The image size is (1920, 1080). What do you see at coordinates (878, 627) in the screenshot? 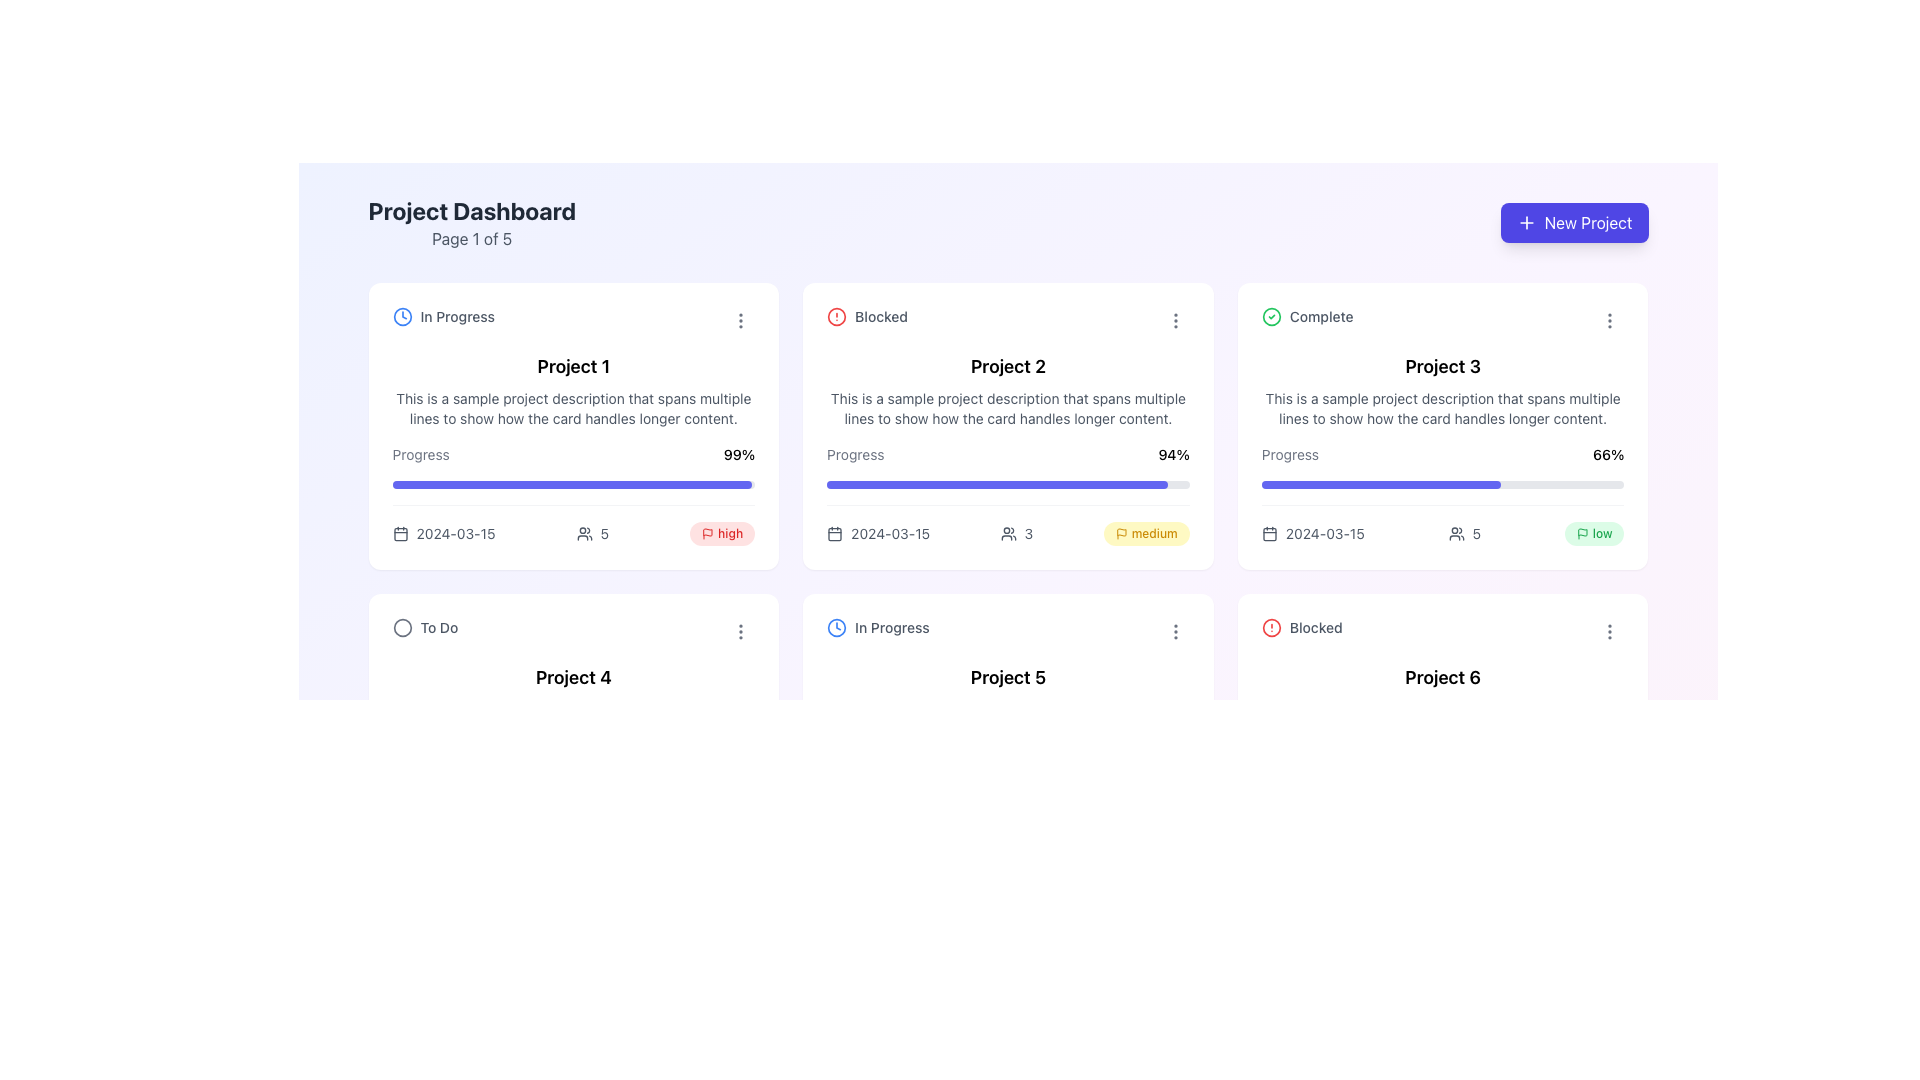
I see `status text 'In Progress' from the Status Indicator, which features a blue clock icon and is positioned at the top-left corner of the 'Project 5' card` at bounding box center [878, 627].